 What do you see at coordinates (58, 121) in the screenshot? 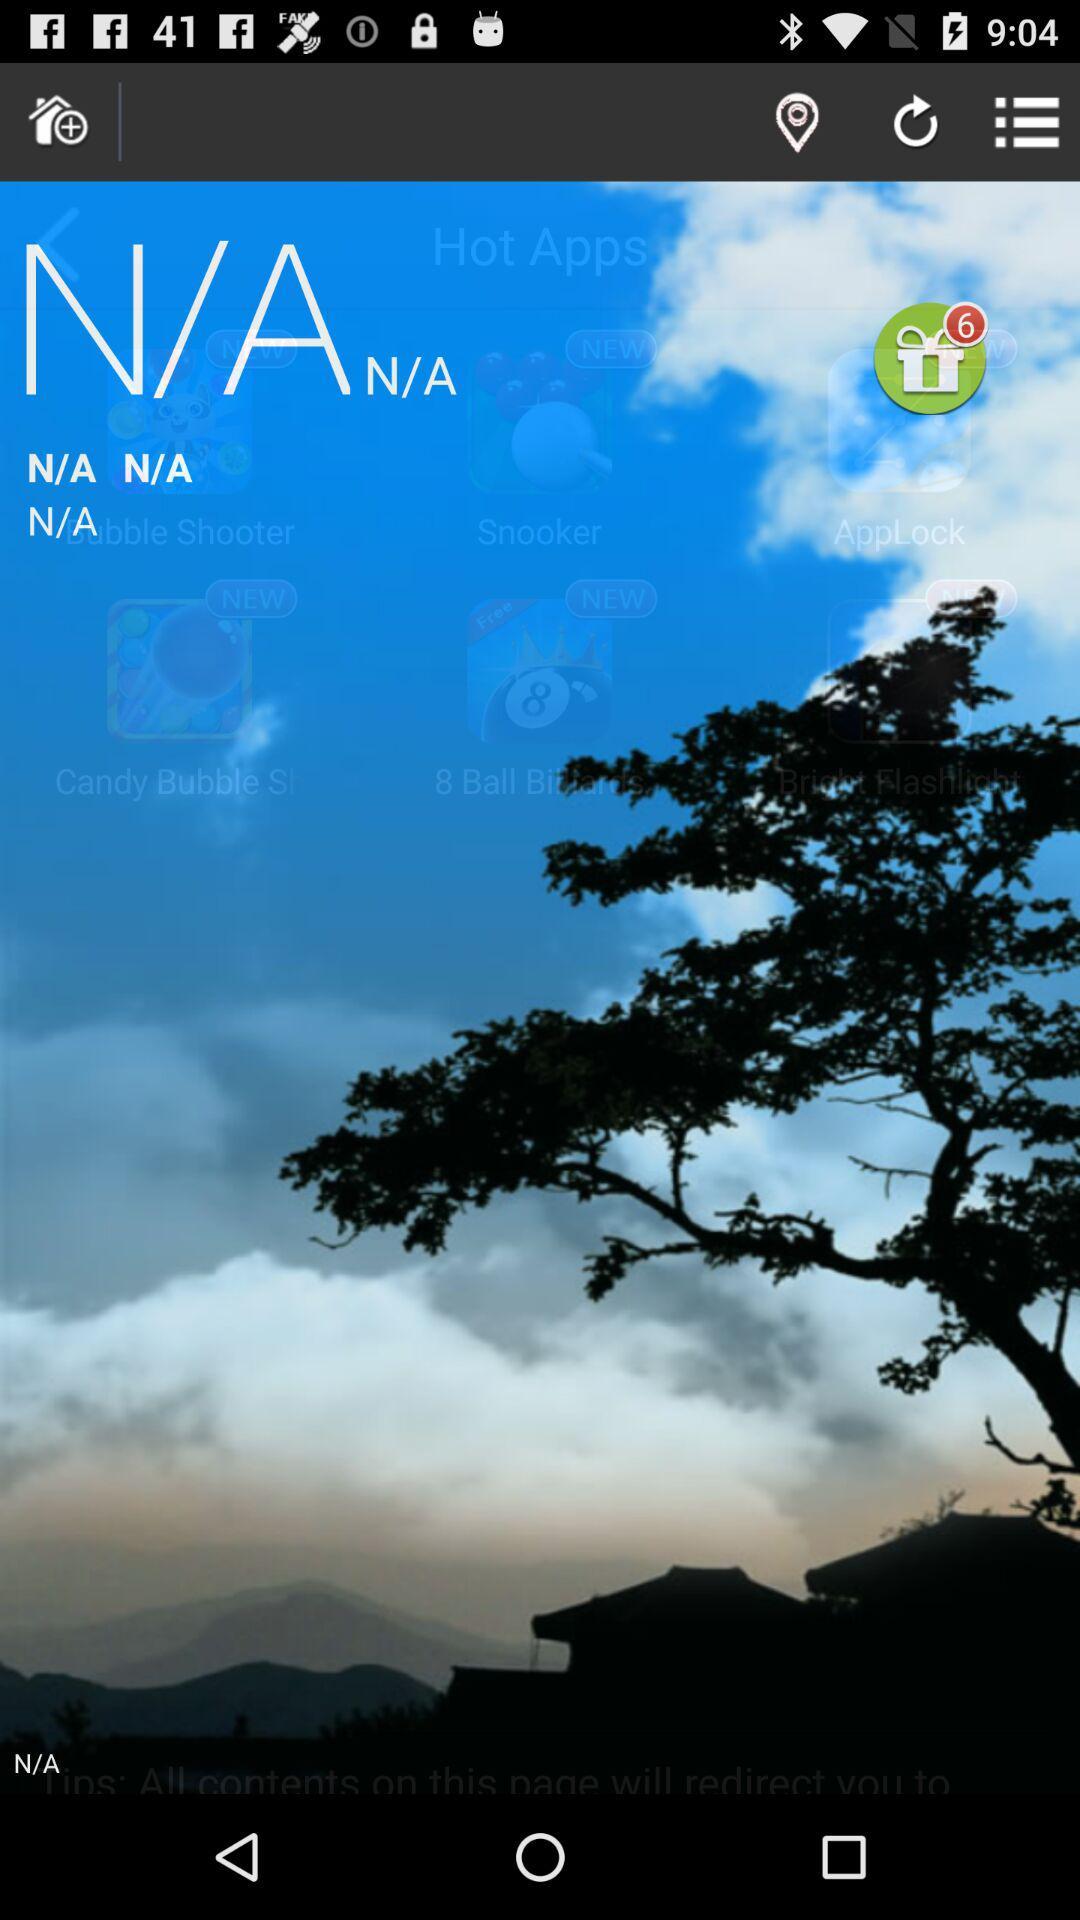
I see `home location` at bounding box center [58, 121].